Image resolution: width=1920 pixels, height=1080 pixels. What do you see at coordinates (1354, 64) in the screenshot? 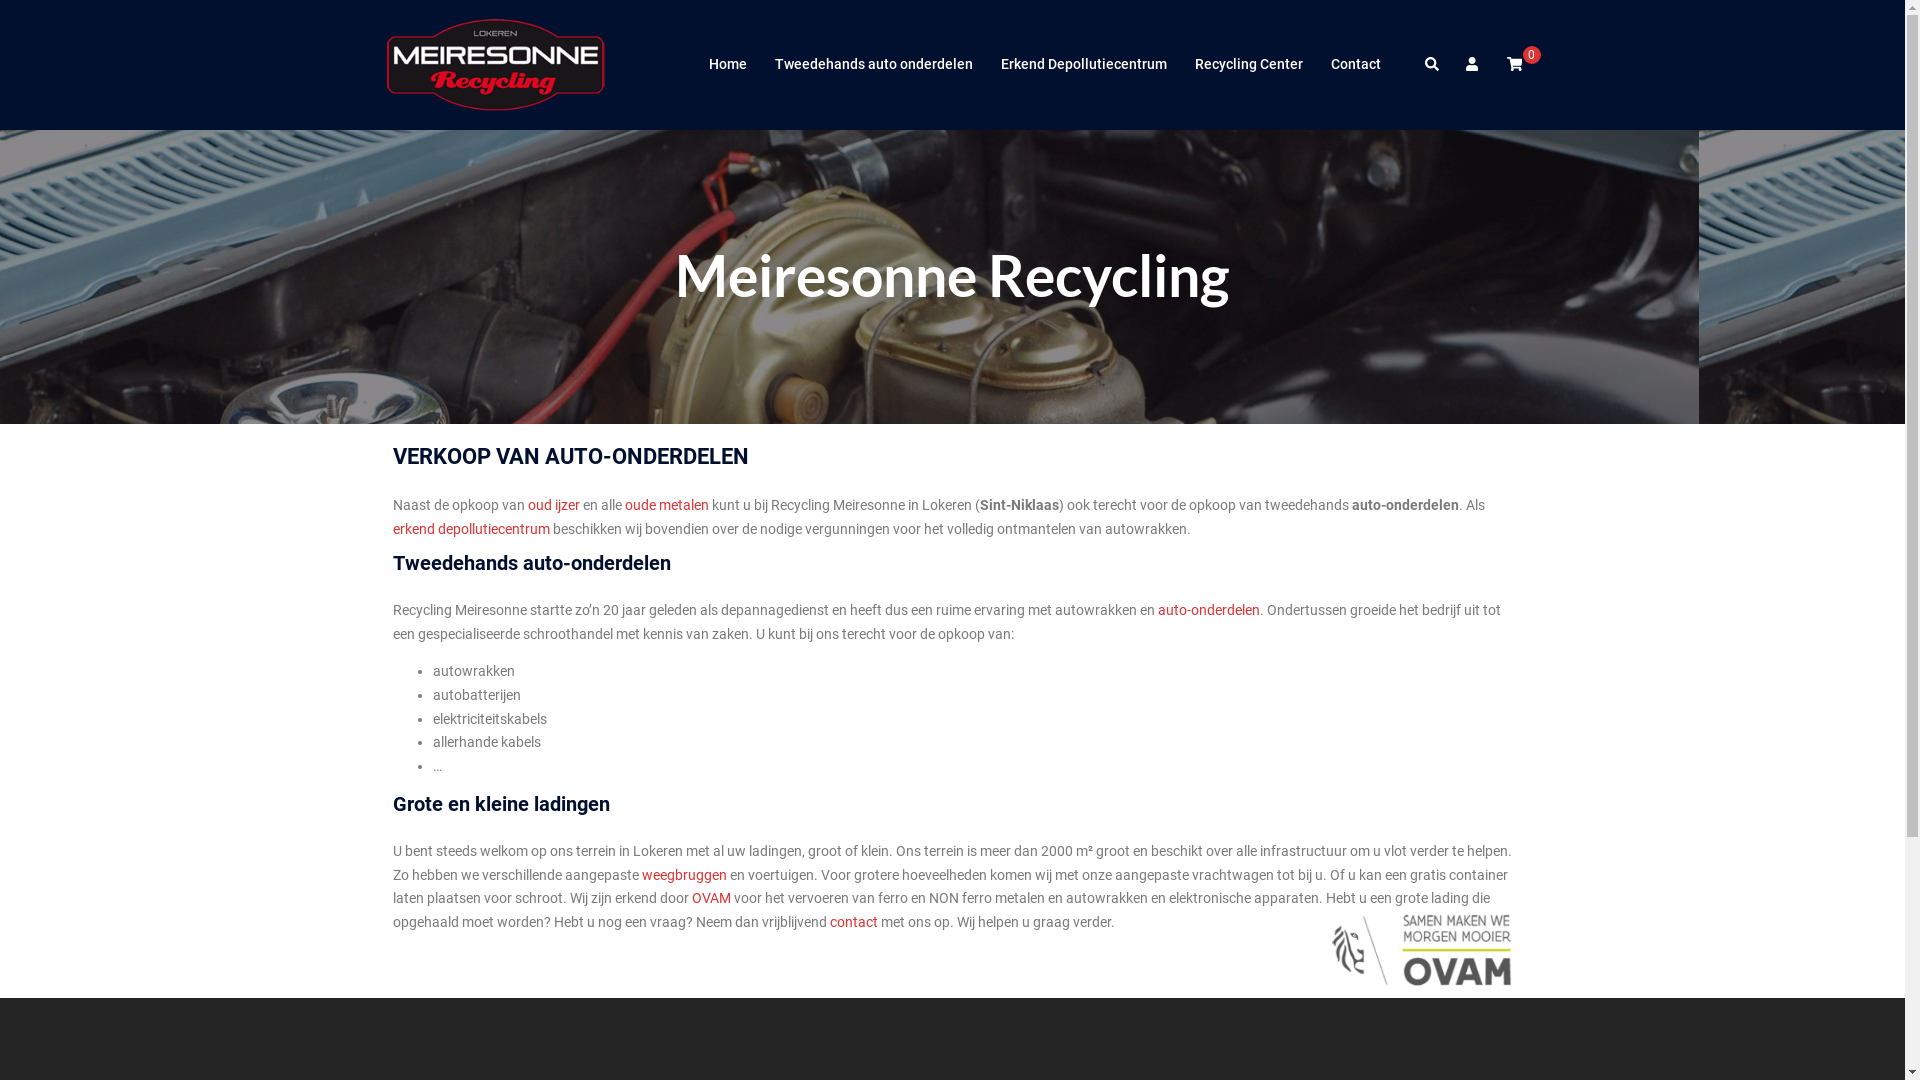
I see `'Contact'` at bounding box center [1354, 64].